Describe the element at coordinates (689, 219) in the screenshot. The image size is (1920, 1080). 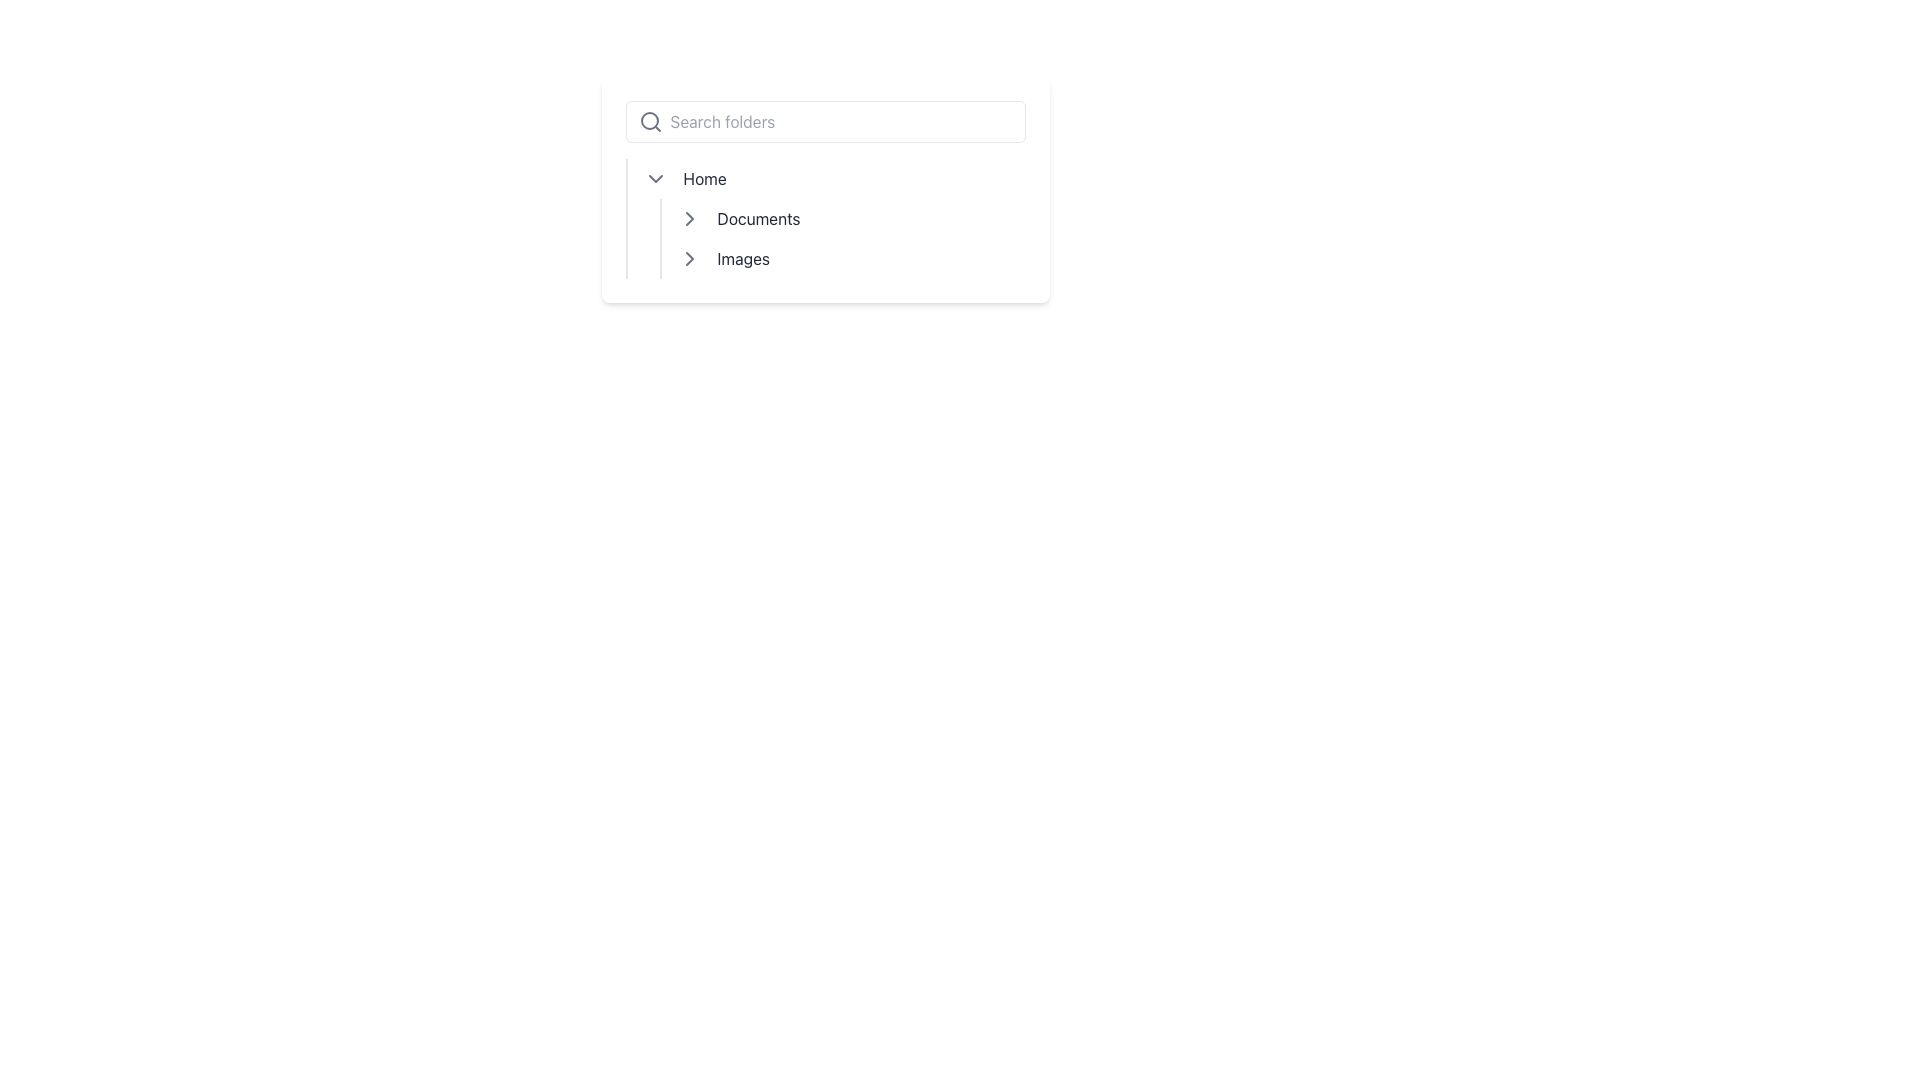
I see `the right-pointing chevron icon with a gray fill, which is located to the immediate left of the 'Documents' label` at that location.